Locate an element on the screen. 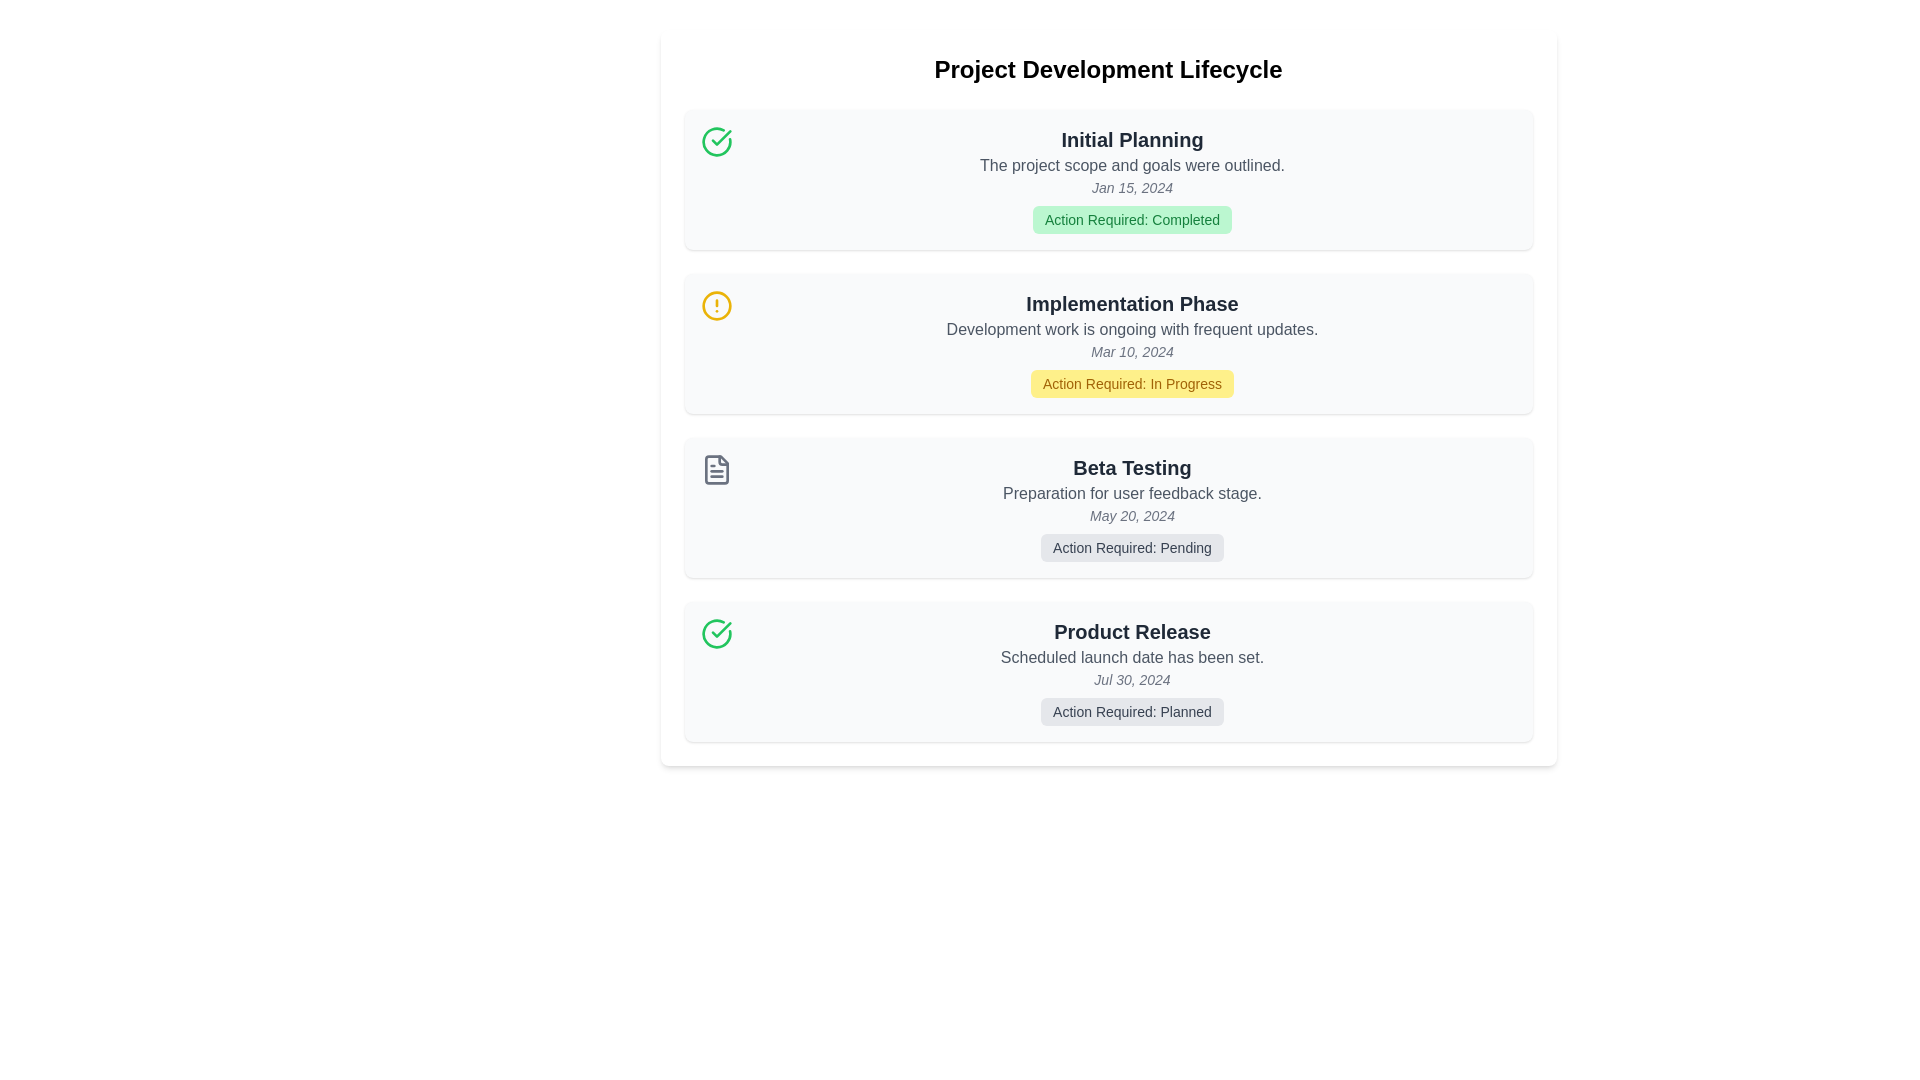  the visual alert icon located at the left edge of the 'Implementation Phase' section in the project lifecycle interface is located at coordinates (716, 305).